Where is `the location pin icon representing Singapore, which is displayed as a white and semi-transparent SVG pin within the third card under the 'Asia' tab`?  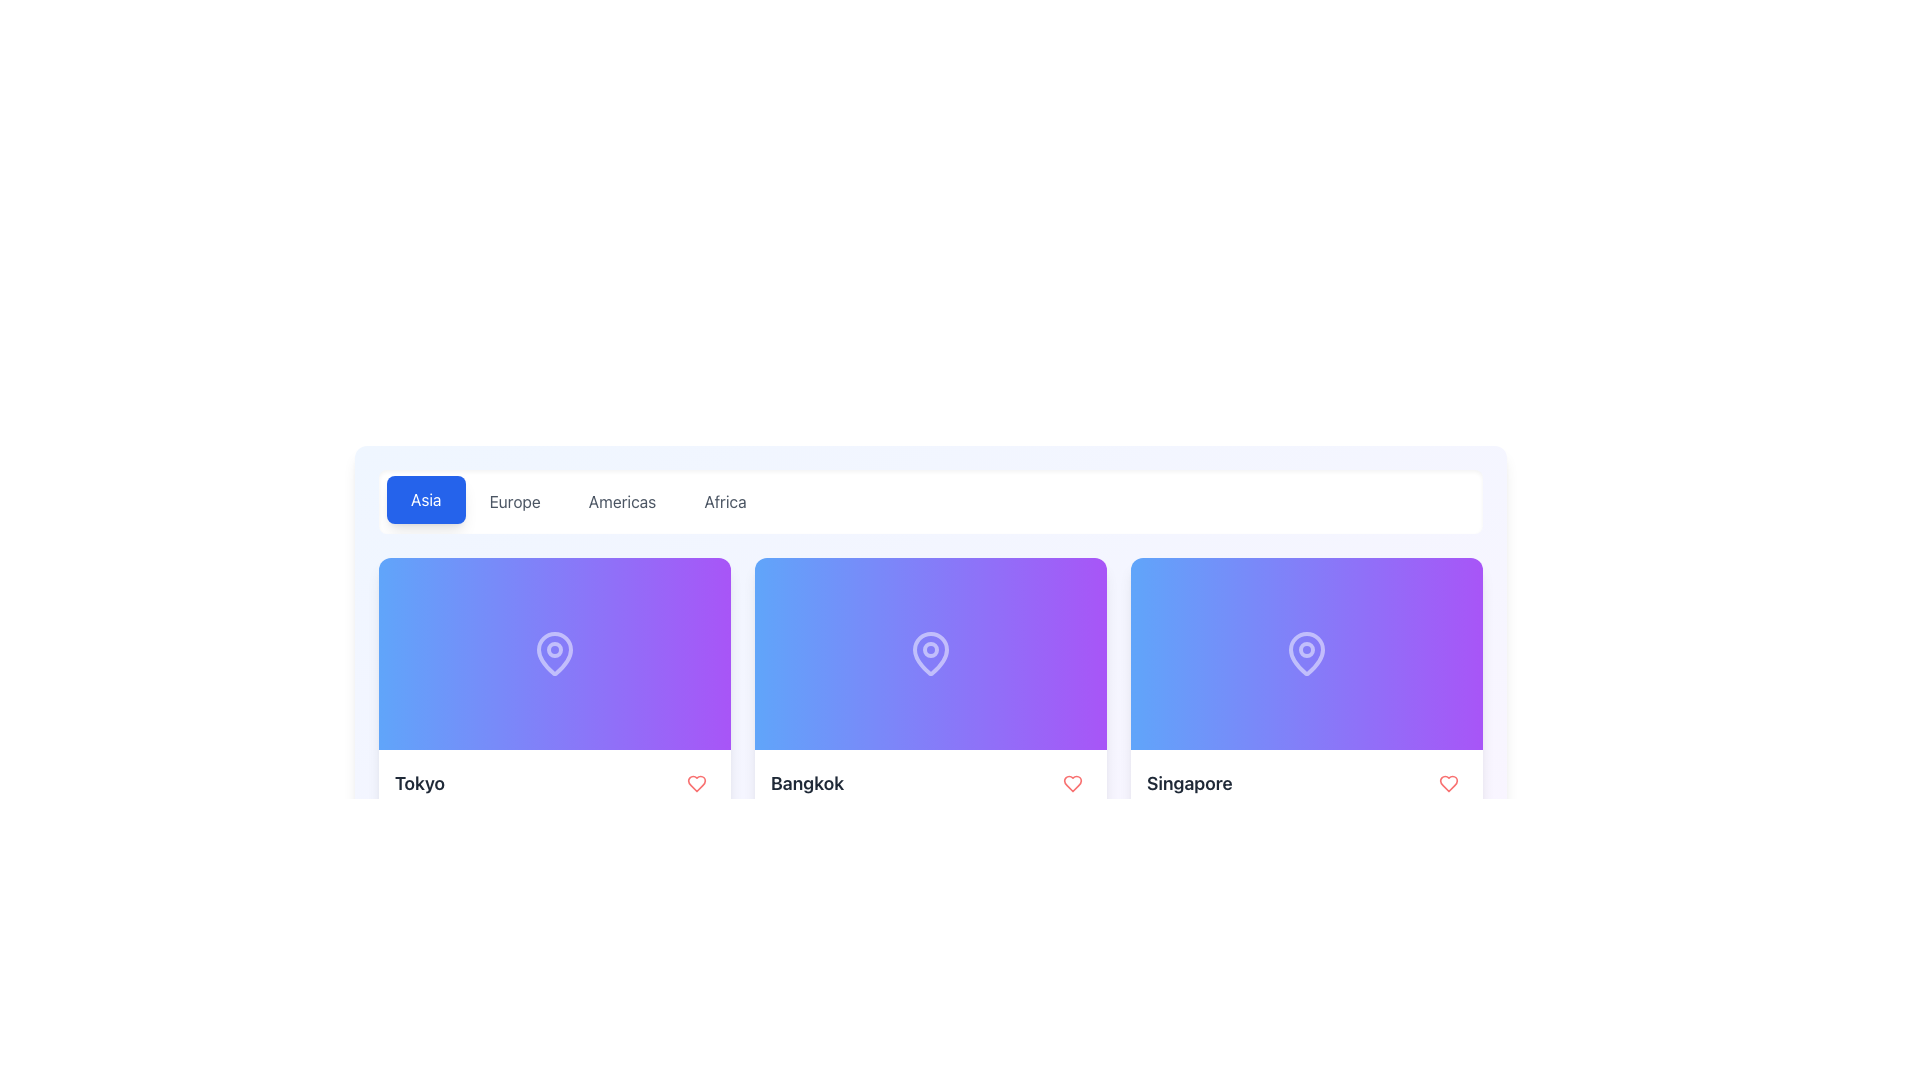
the location pin icon representing Singapore, which is displayed as a white and semi-transparent SVG pin within the third card under the 'Asia' tab is located at coordinates (1306, 652).